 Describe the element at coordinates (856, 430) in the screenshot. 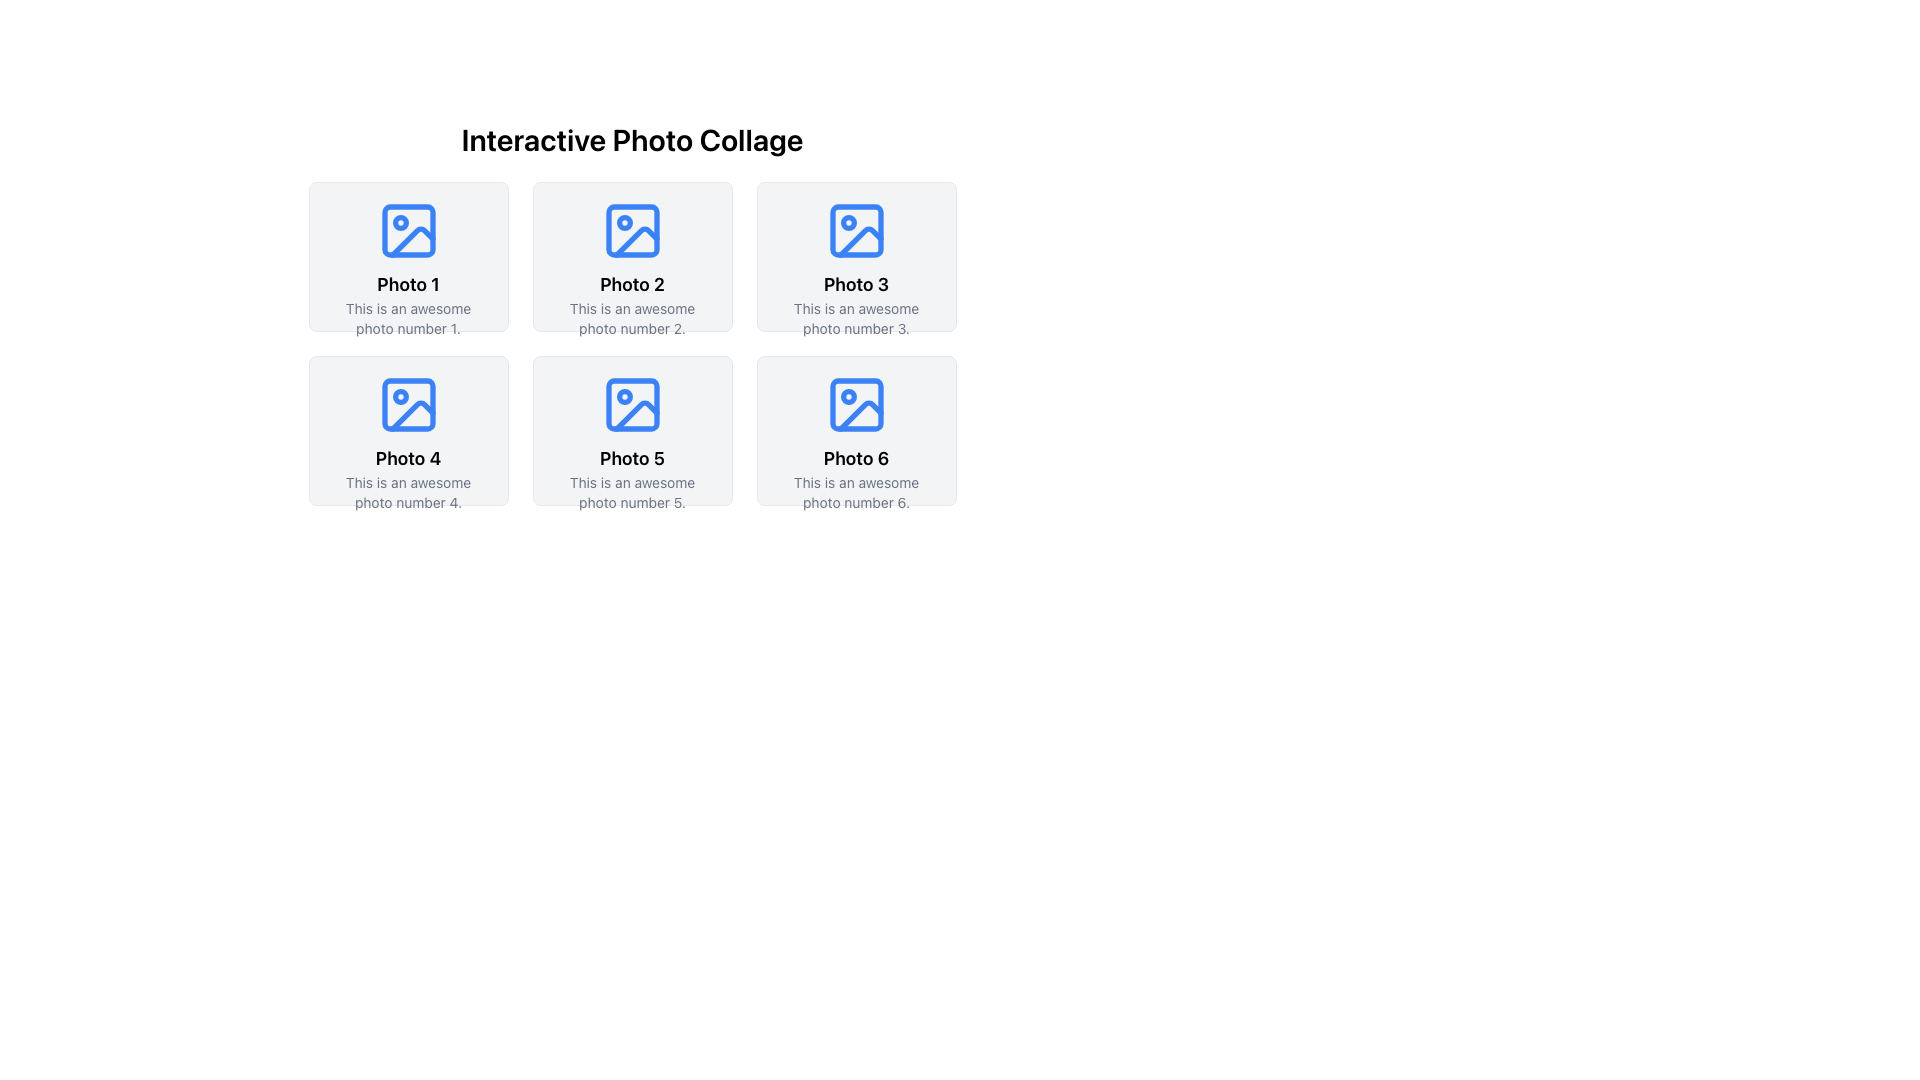

I see `the zoom-in icon located in the bottom-right grid entry labeled 'Photo 6'` at that location.